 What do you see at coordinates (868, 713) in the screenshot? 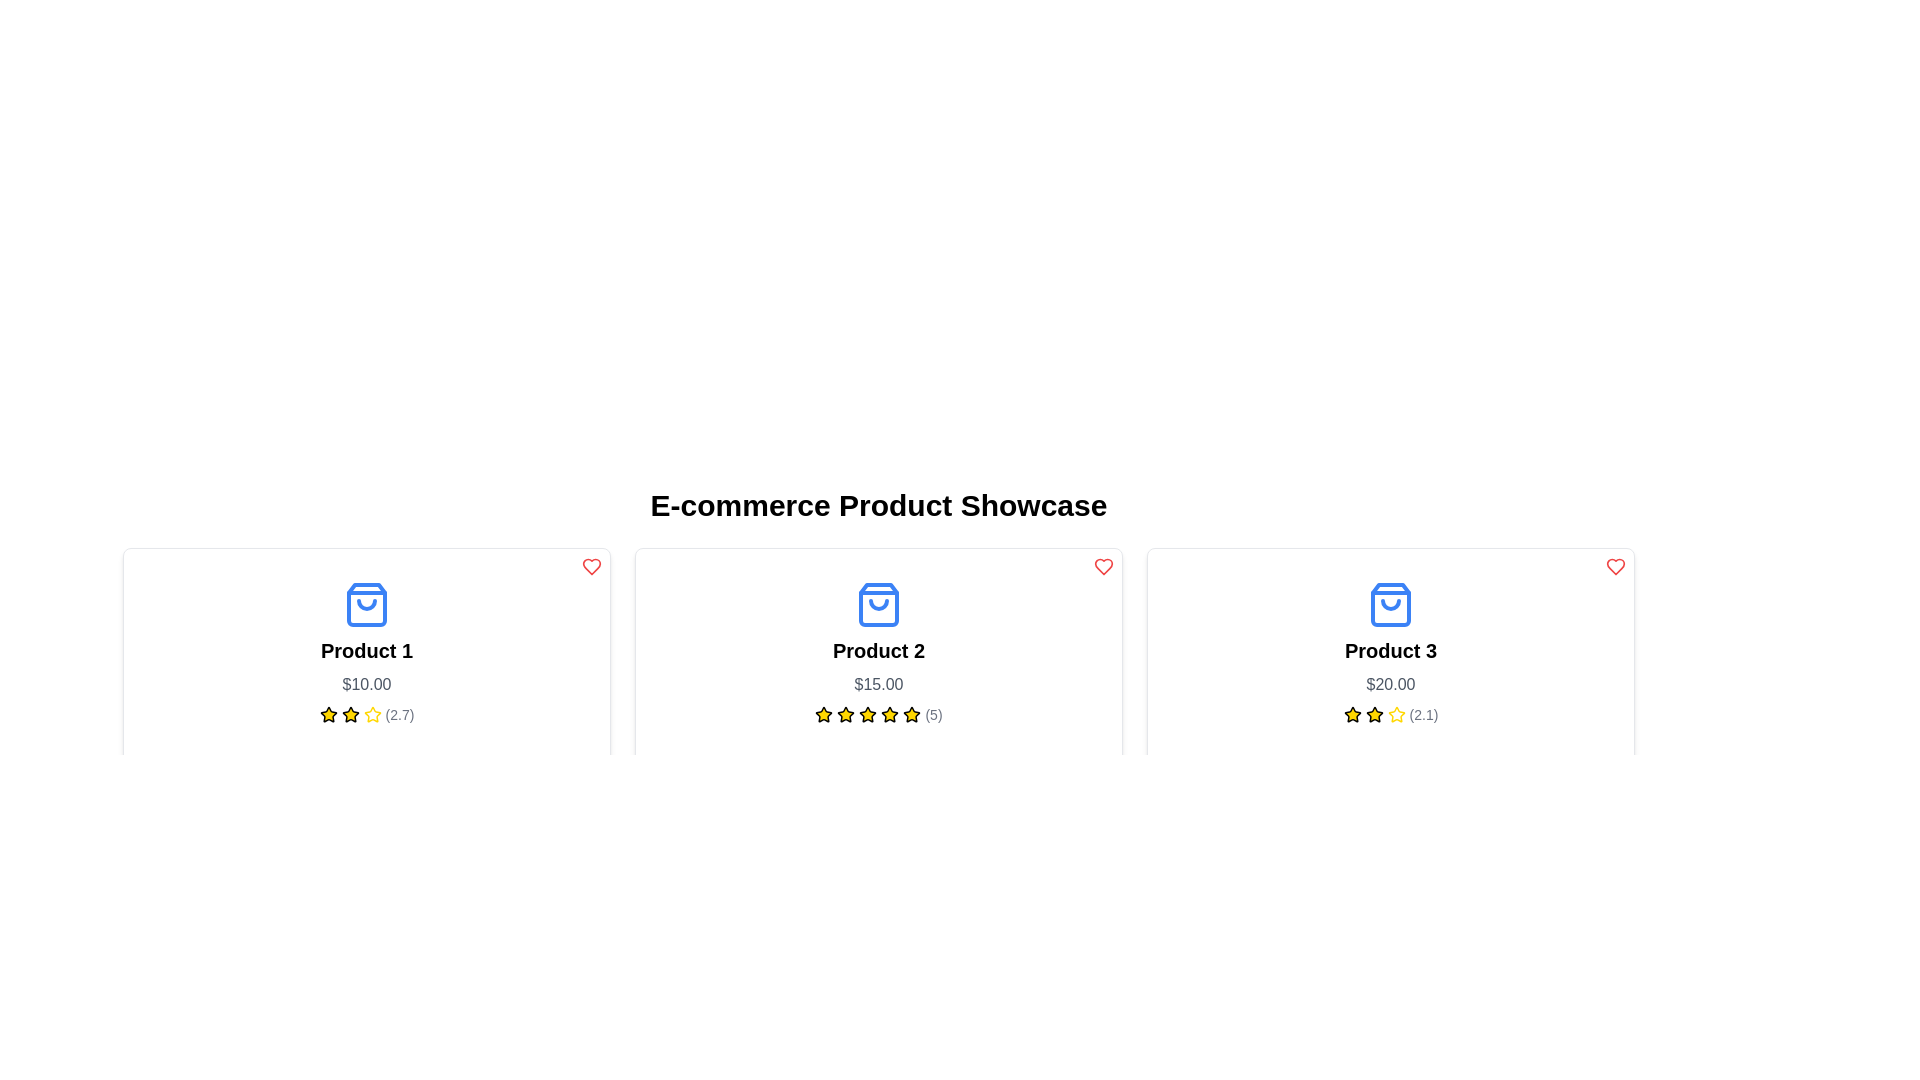
I see `the fourth star rating icon, which is a yellow star with a hollow center and a thin black outline, part of a group of five stars used for product ratings` at bounding box center [868, 713].